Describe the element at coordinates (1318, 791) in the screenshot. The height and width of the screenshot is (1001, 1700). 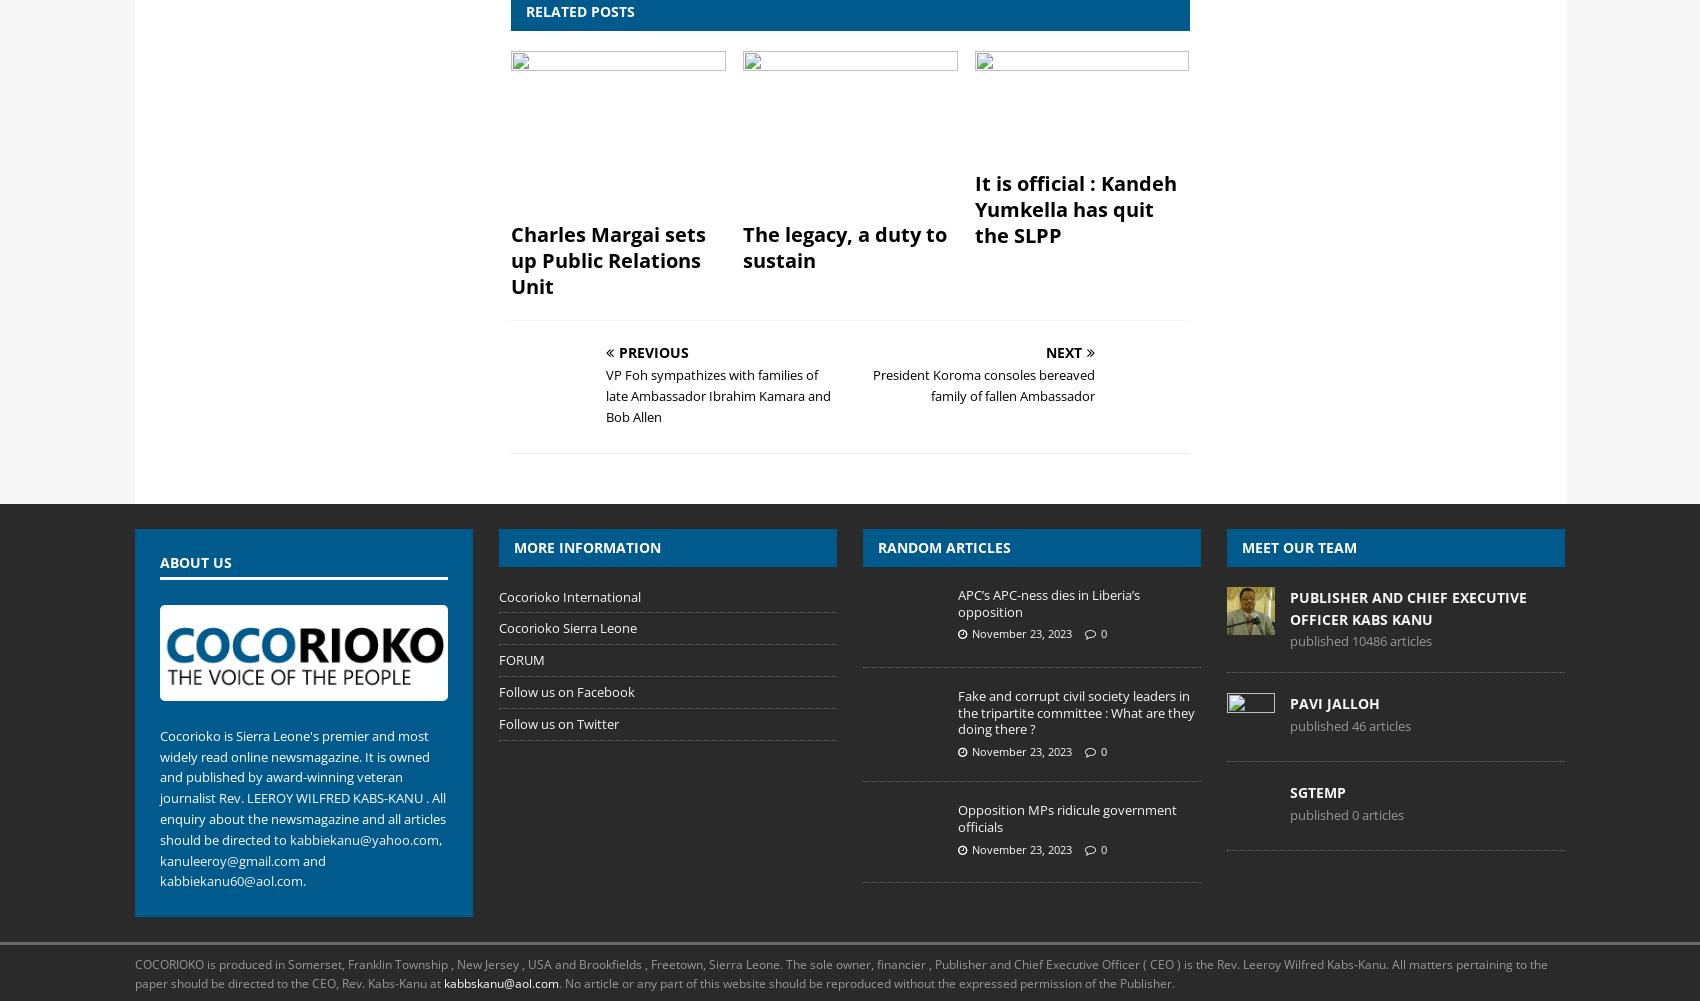
I see `'sgtemp'` at that location.